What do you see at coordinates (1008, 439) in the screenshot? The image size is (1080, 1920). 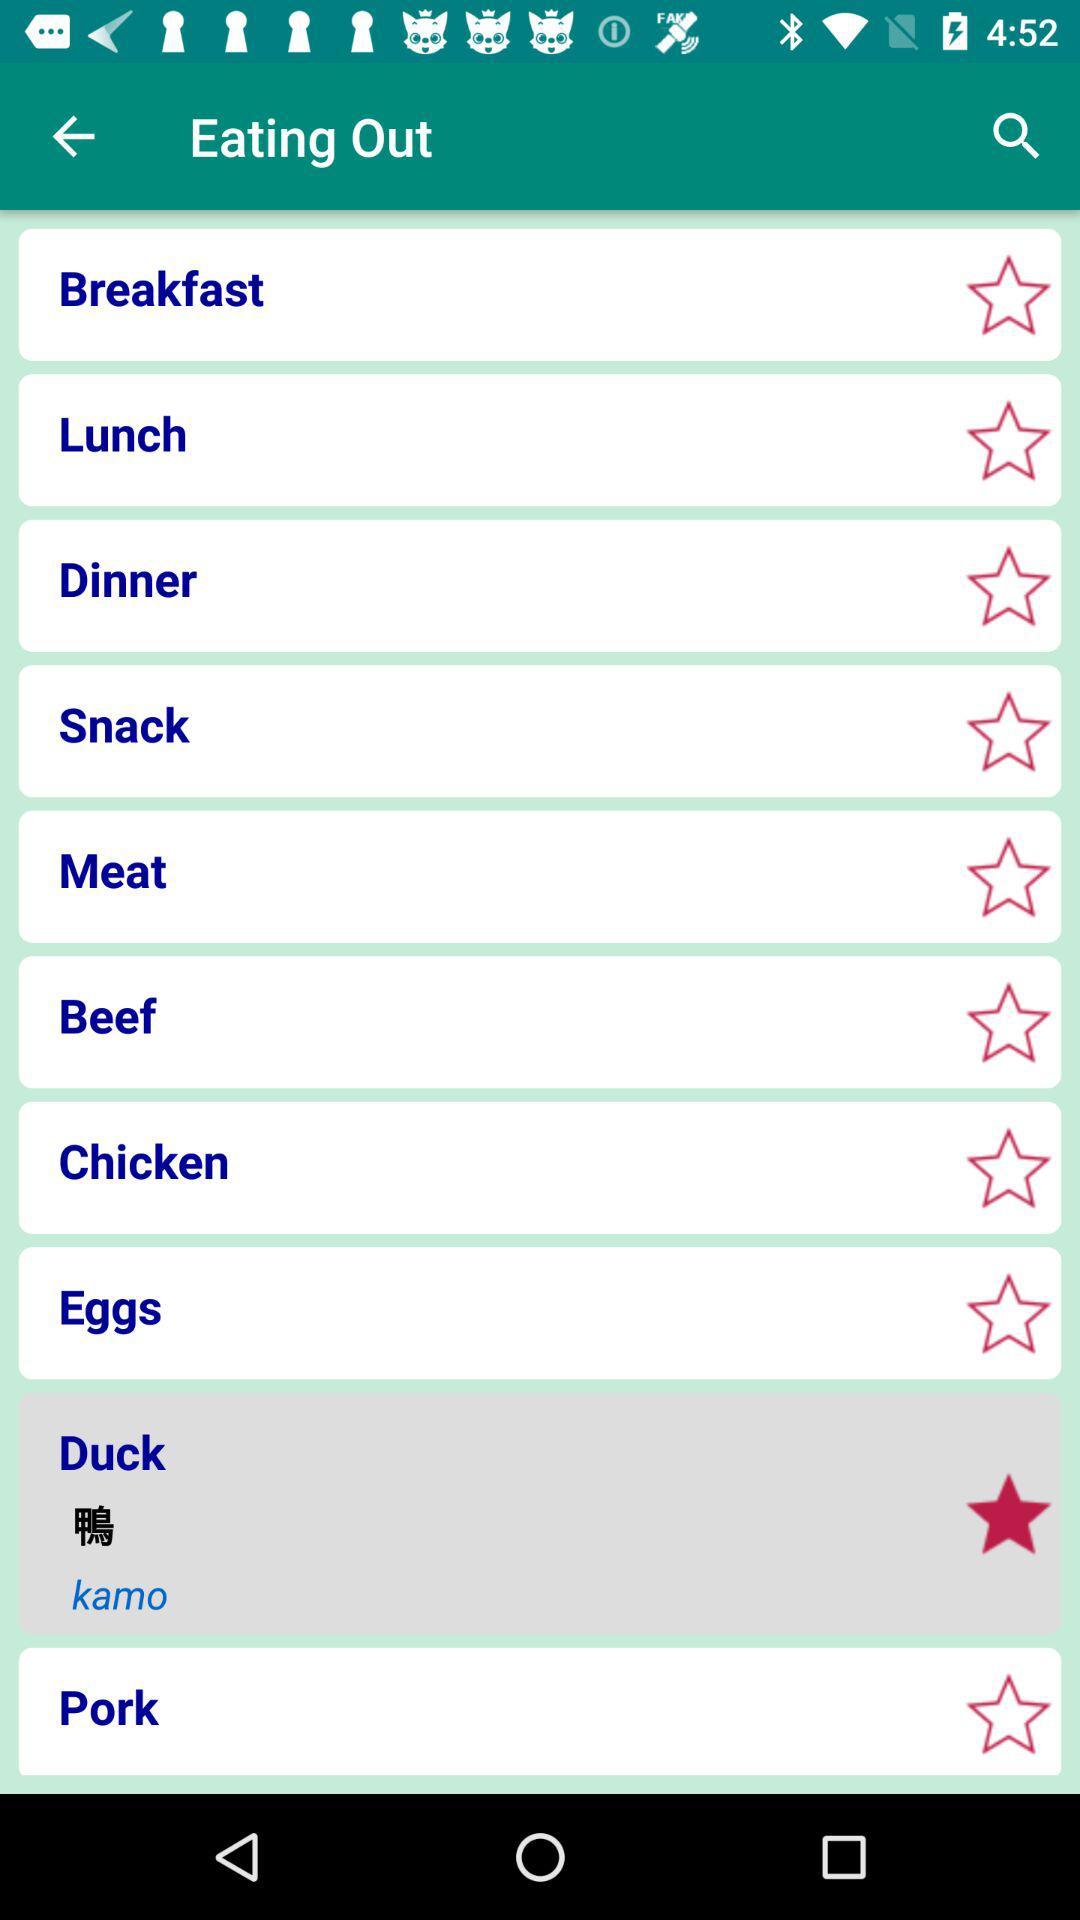 I see `option to highlight the star` at bounding box center [1008, 439].